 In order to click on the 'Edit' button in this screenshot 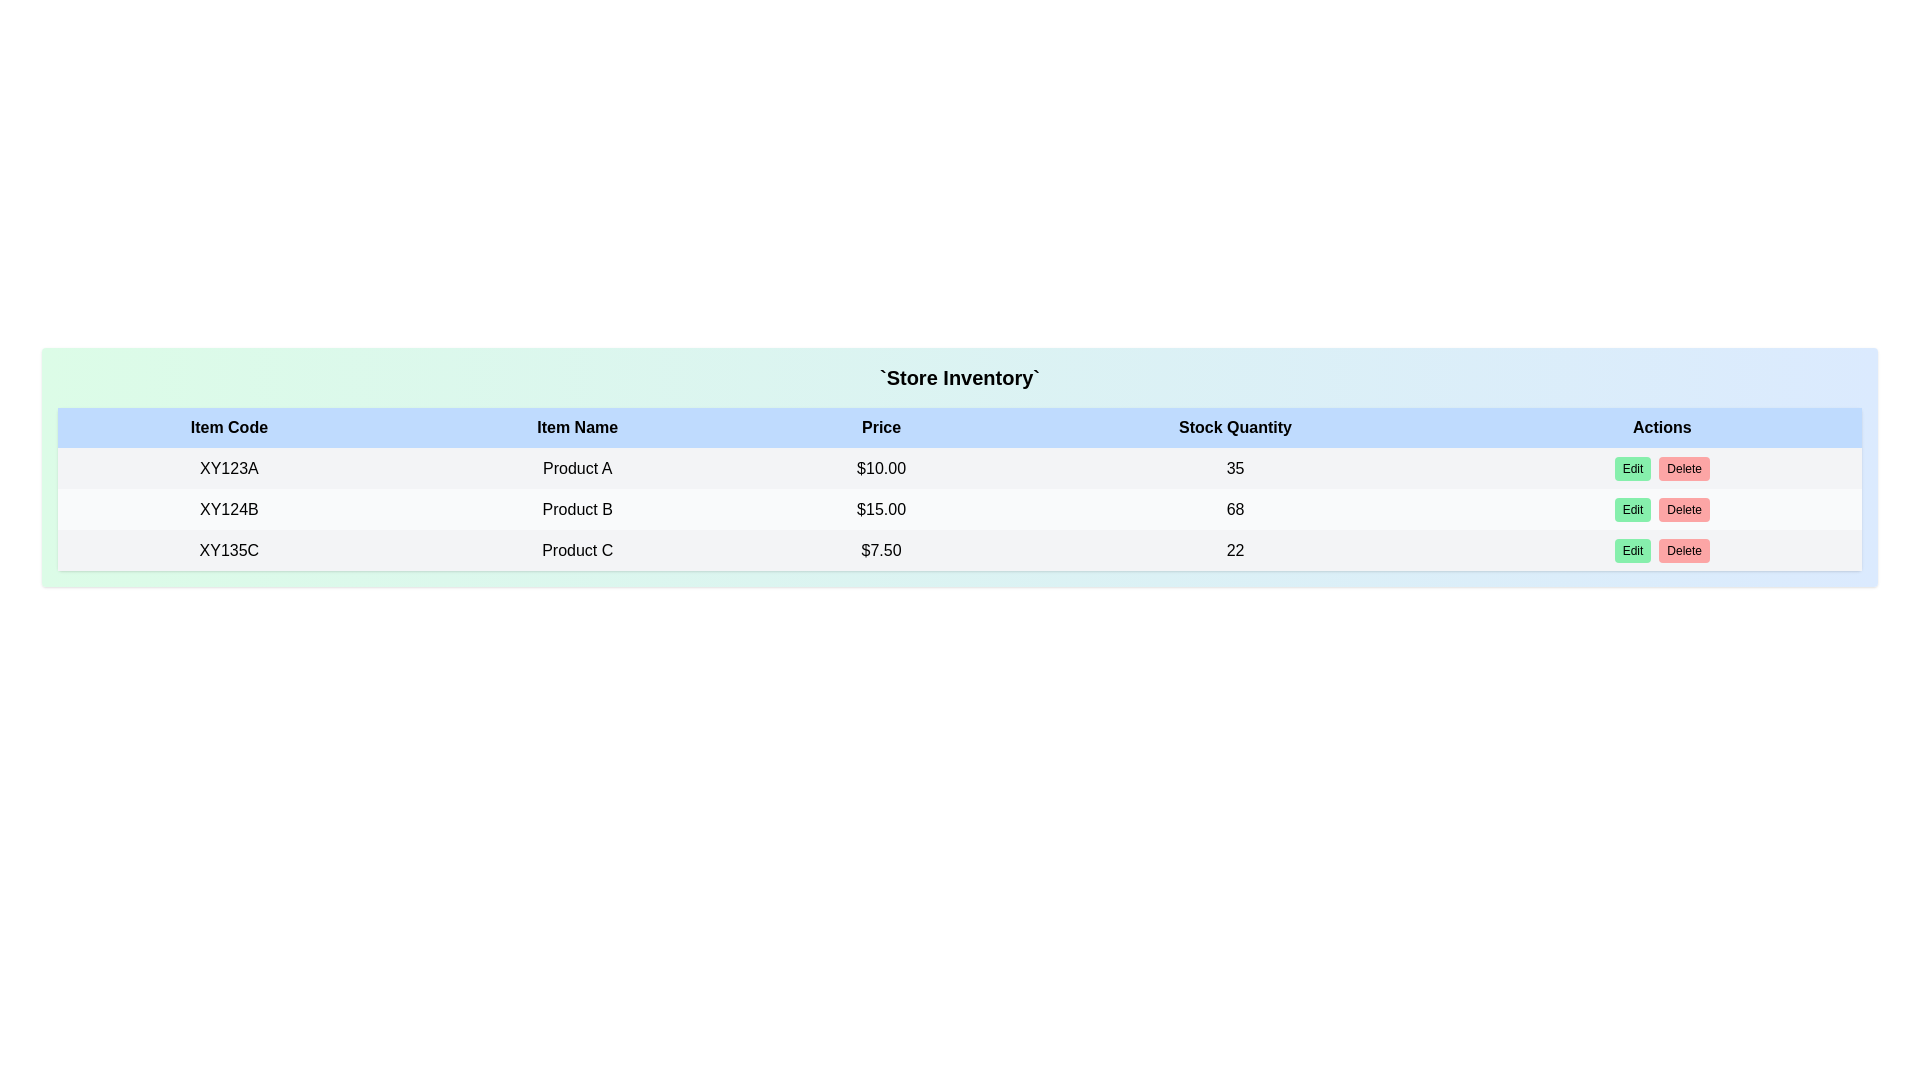, I will do `click(1662, 508)`.